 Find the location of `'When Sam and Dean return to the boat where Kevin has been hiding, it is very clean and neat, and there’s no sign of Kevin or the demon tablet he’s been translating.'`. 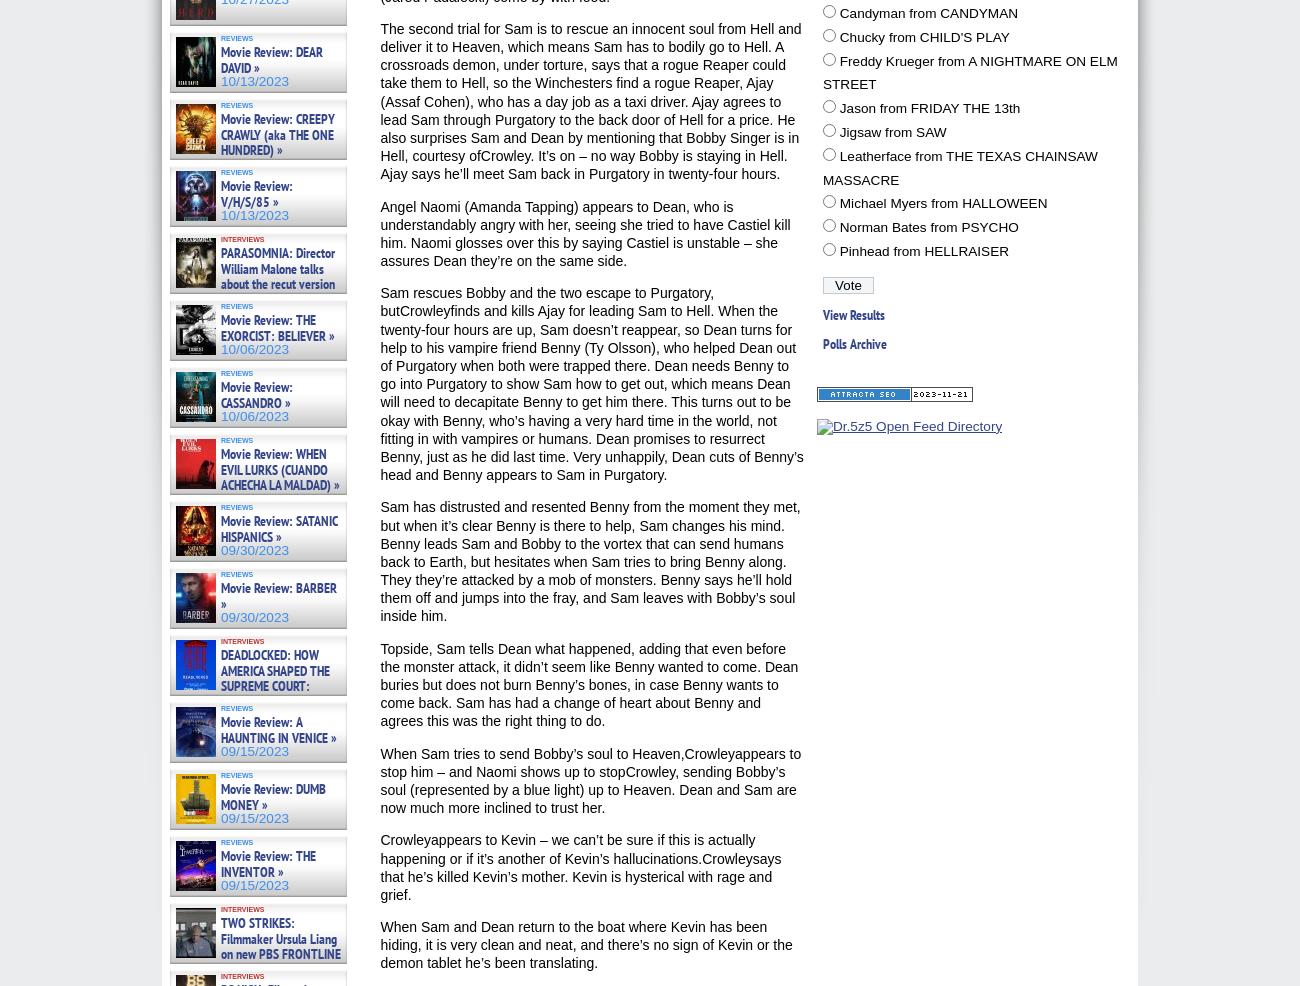

'When Sam and Dean return to the boat where Kevin has been hiding, it is very clean and neat, and there’s no sign of Kevin or the demon tablet he’s been translating.' is located at coordinates (585, 944).